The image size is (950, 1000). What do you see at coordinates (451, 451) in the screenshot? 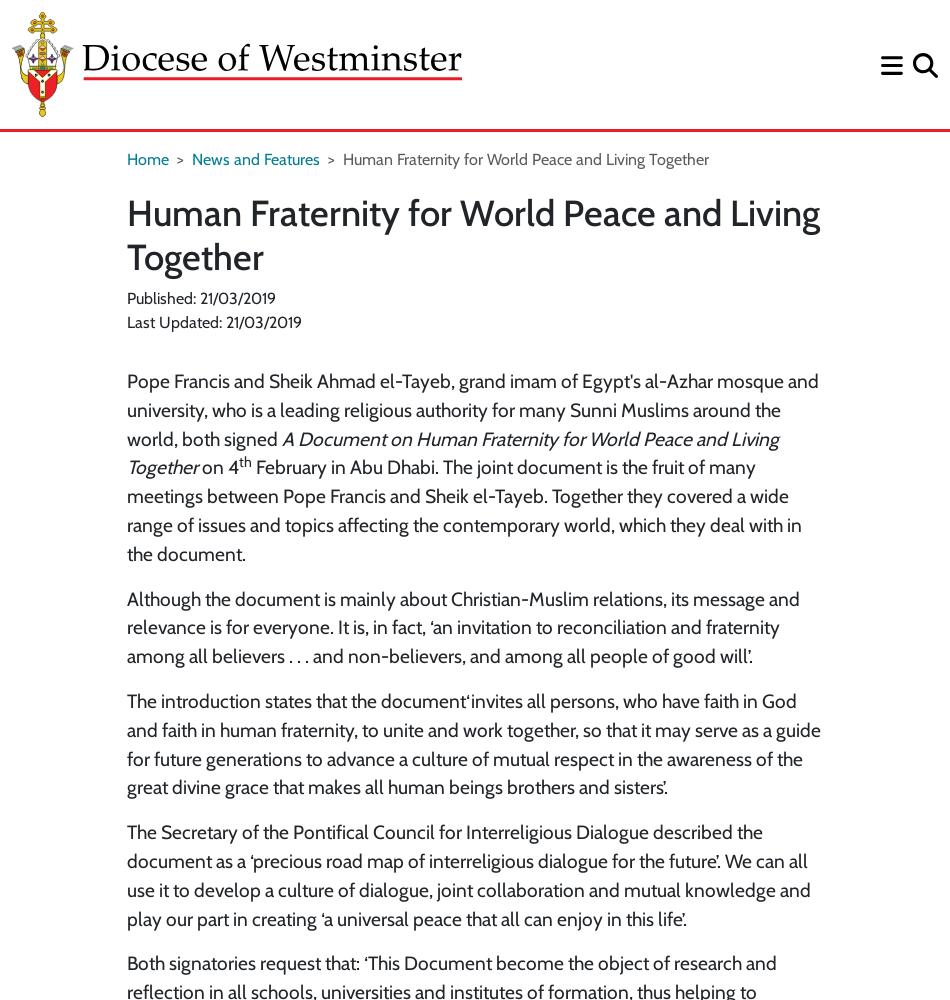
I see `'A Document on Human Fraternity for World Peace and Living Together'` at bounding box center [451, 451].